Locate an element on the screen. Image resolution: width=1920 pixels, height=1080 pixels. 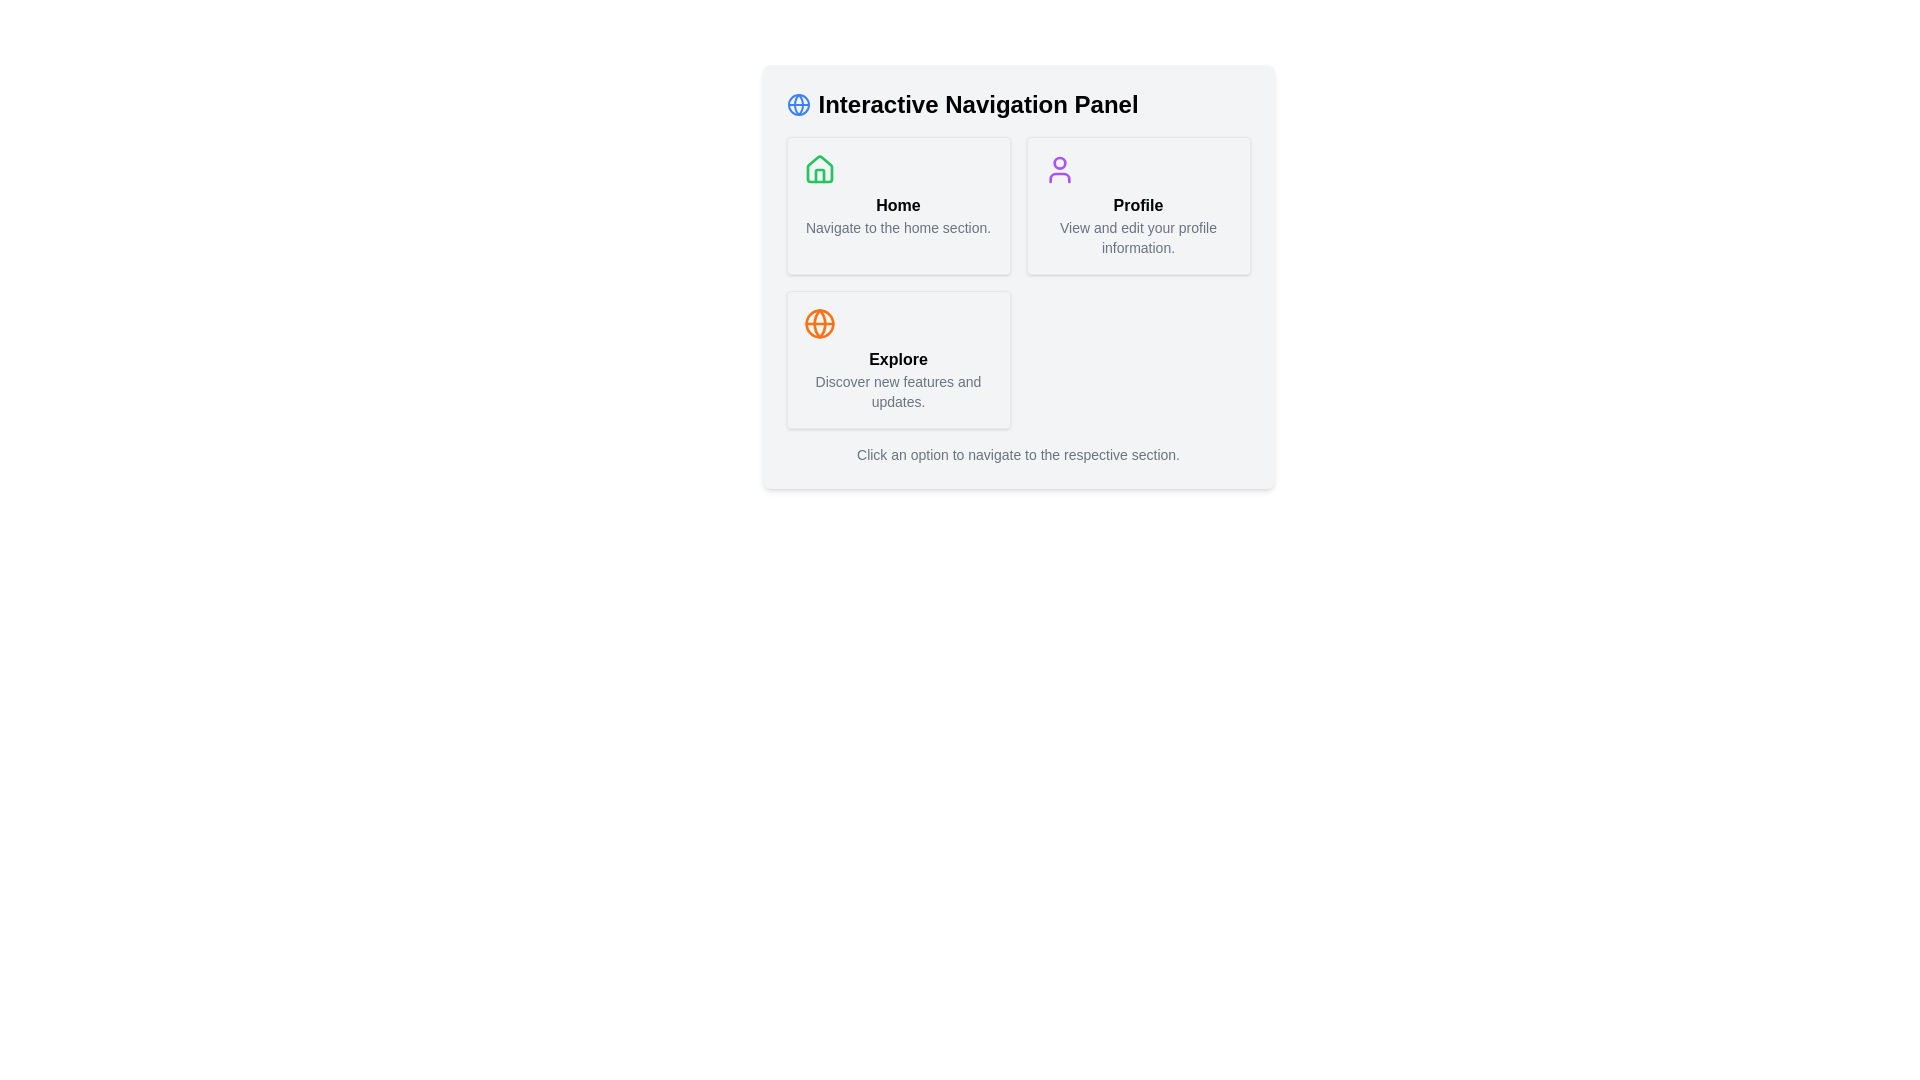
the decorative vector shape that represents the door component of the 'Home' icon in the navigation panel is located at coordinates (819, 175).